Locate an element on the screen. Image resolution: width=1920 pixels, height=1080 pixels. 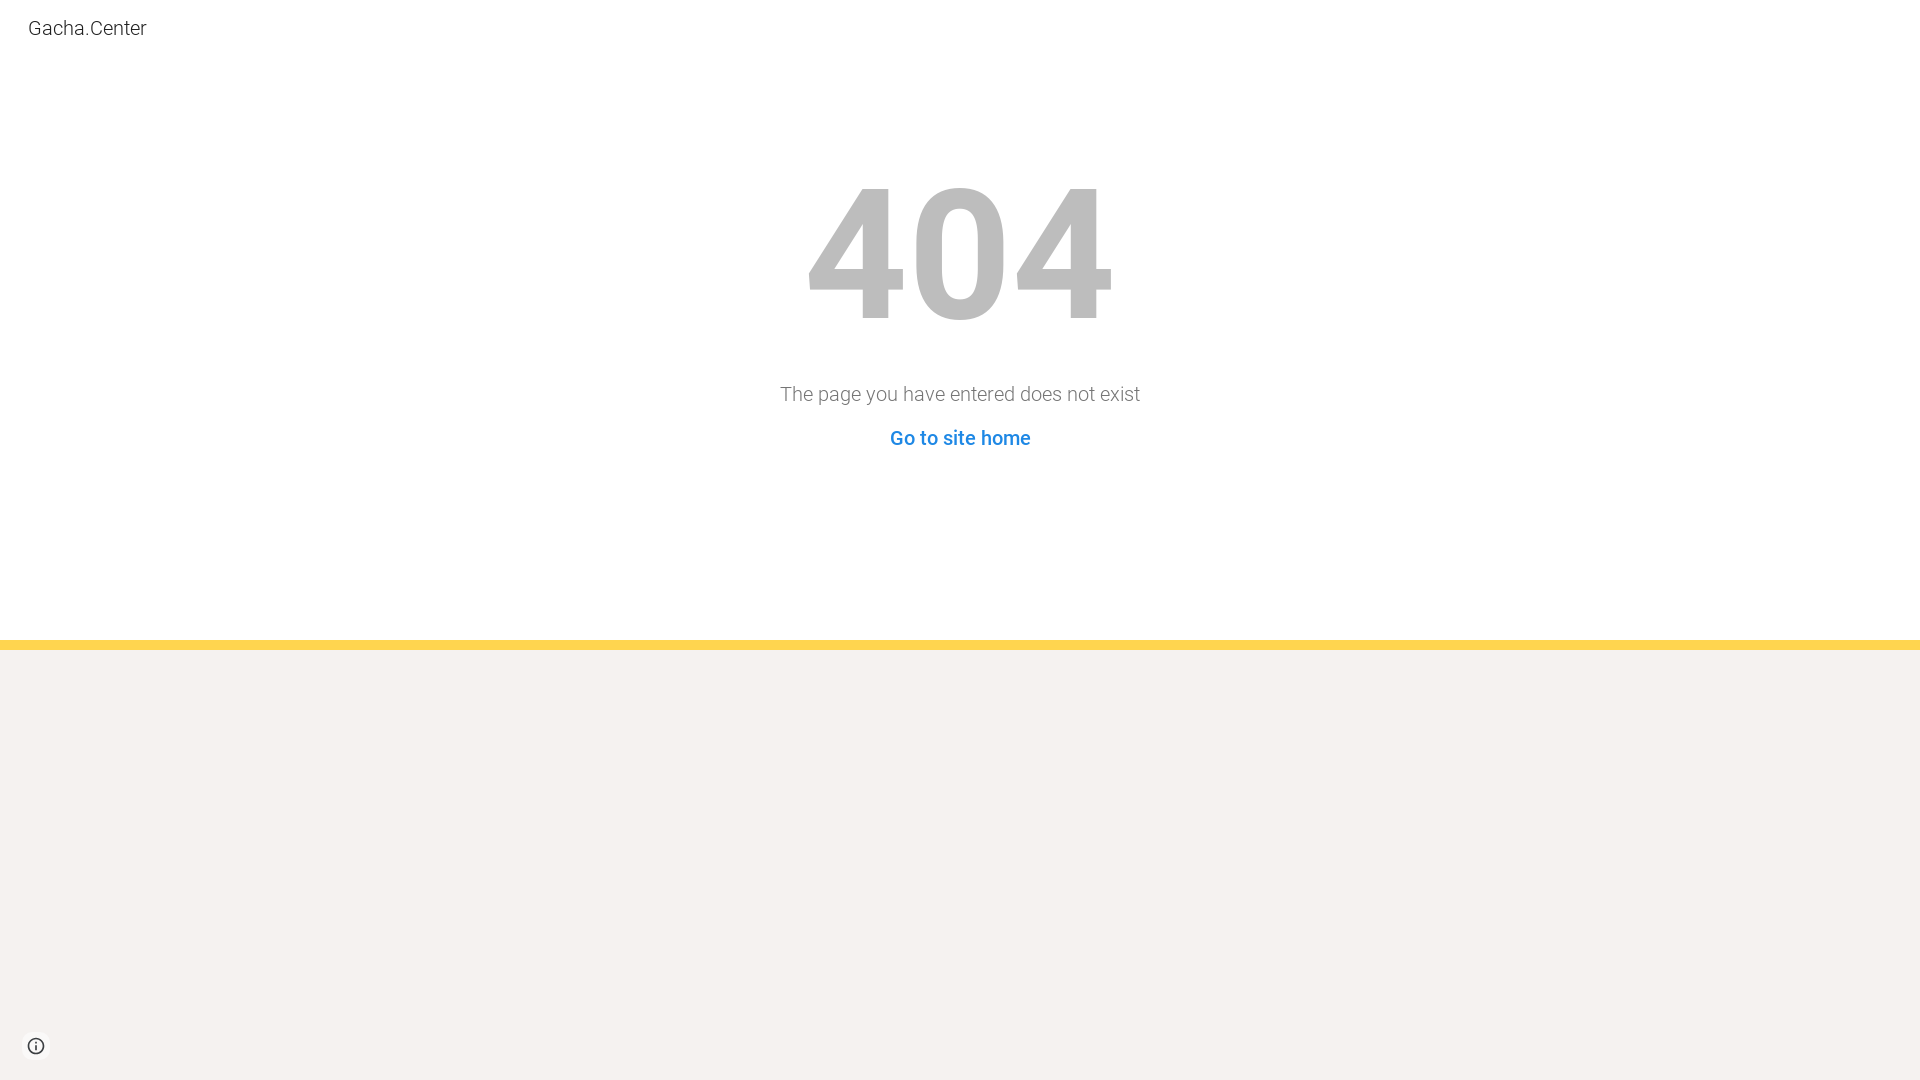
'Go to site home' is located at coordinates (960, 437).